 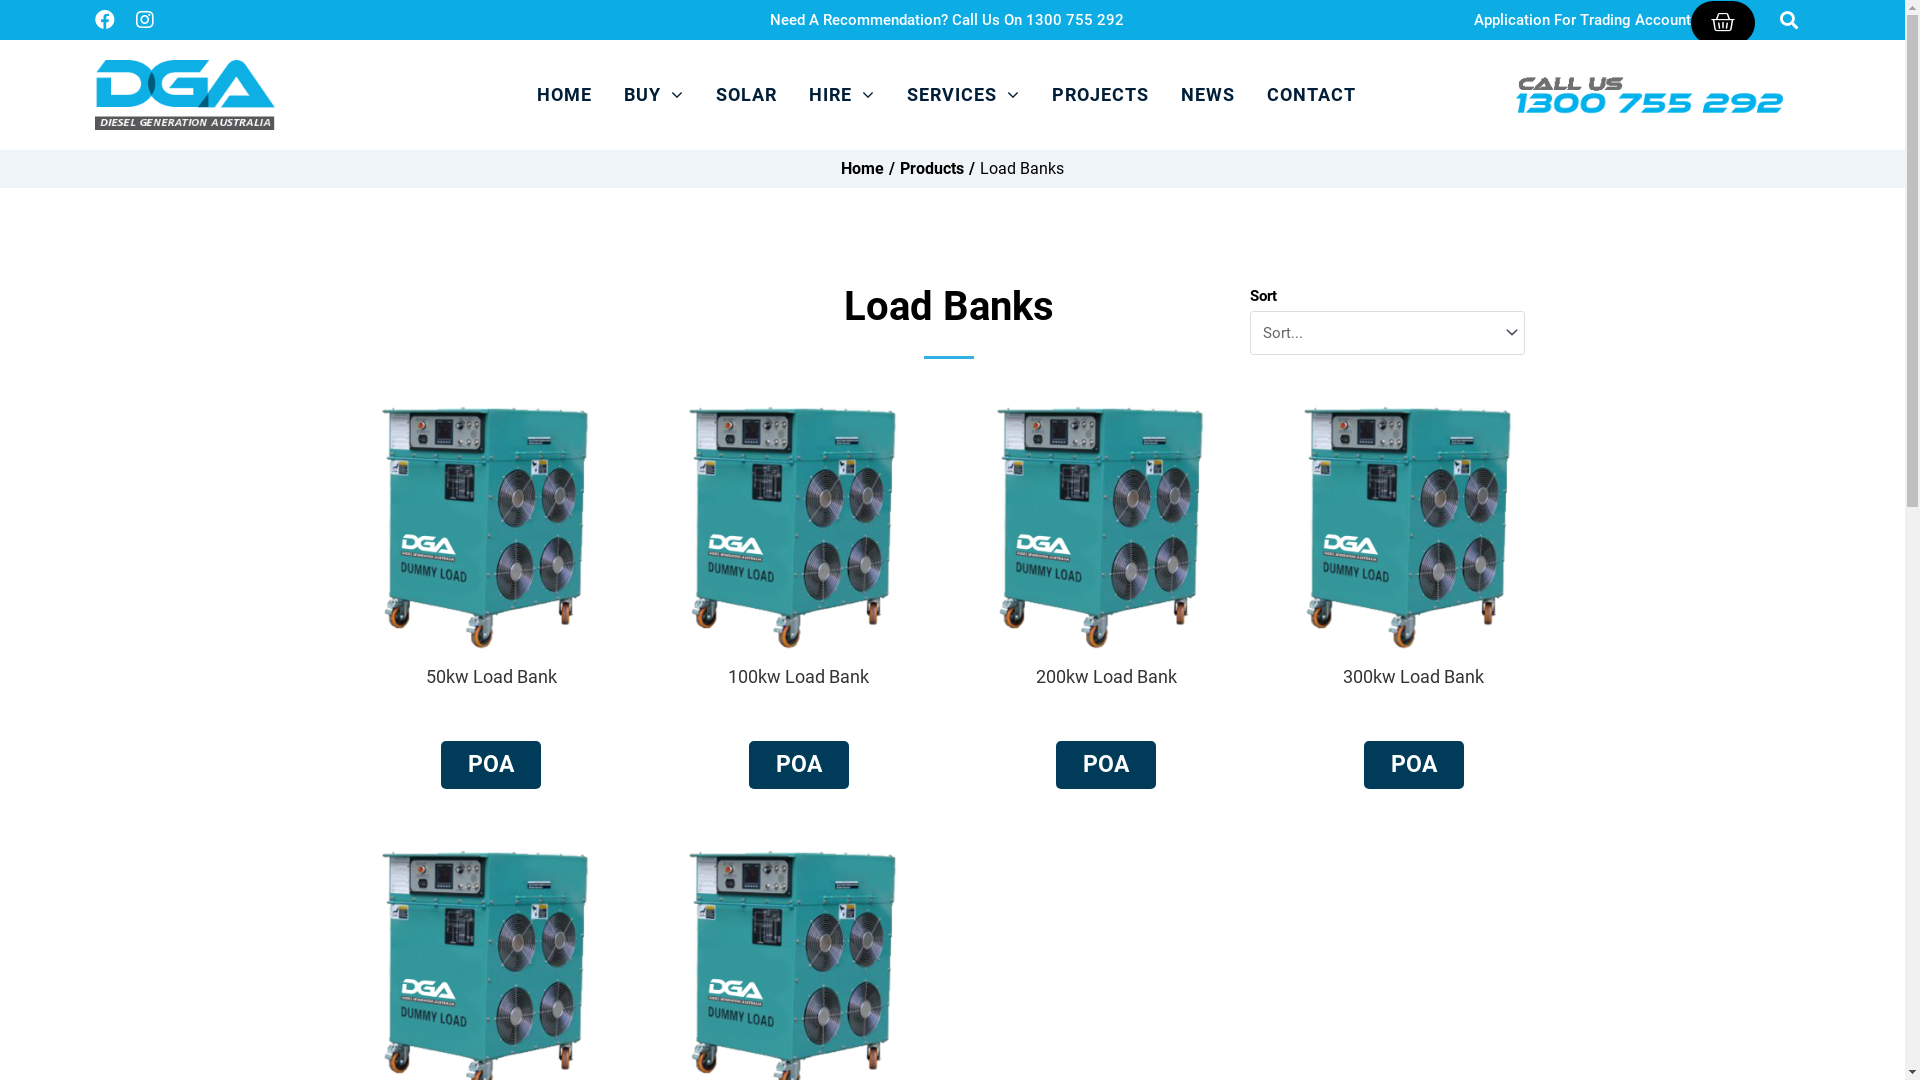 What do you see at coordinates (563, 95) in the screenshot?
I see `'HOME'` at bounding box center [563, 95].